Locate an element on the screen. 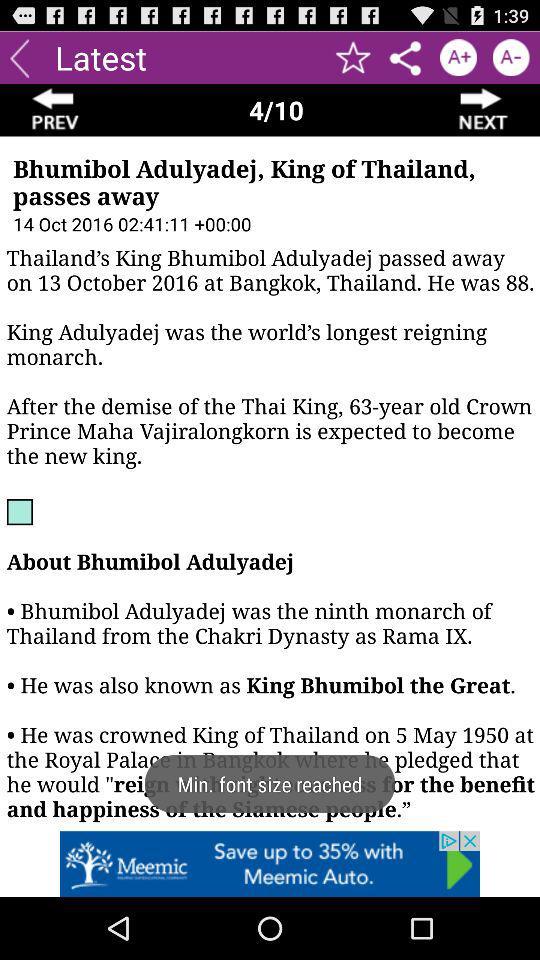  adverdisment link is located at coordinates (270, 863).